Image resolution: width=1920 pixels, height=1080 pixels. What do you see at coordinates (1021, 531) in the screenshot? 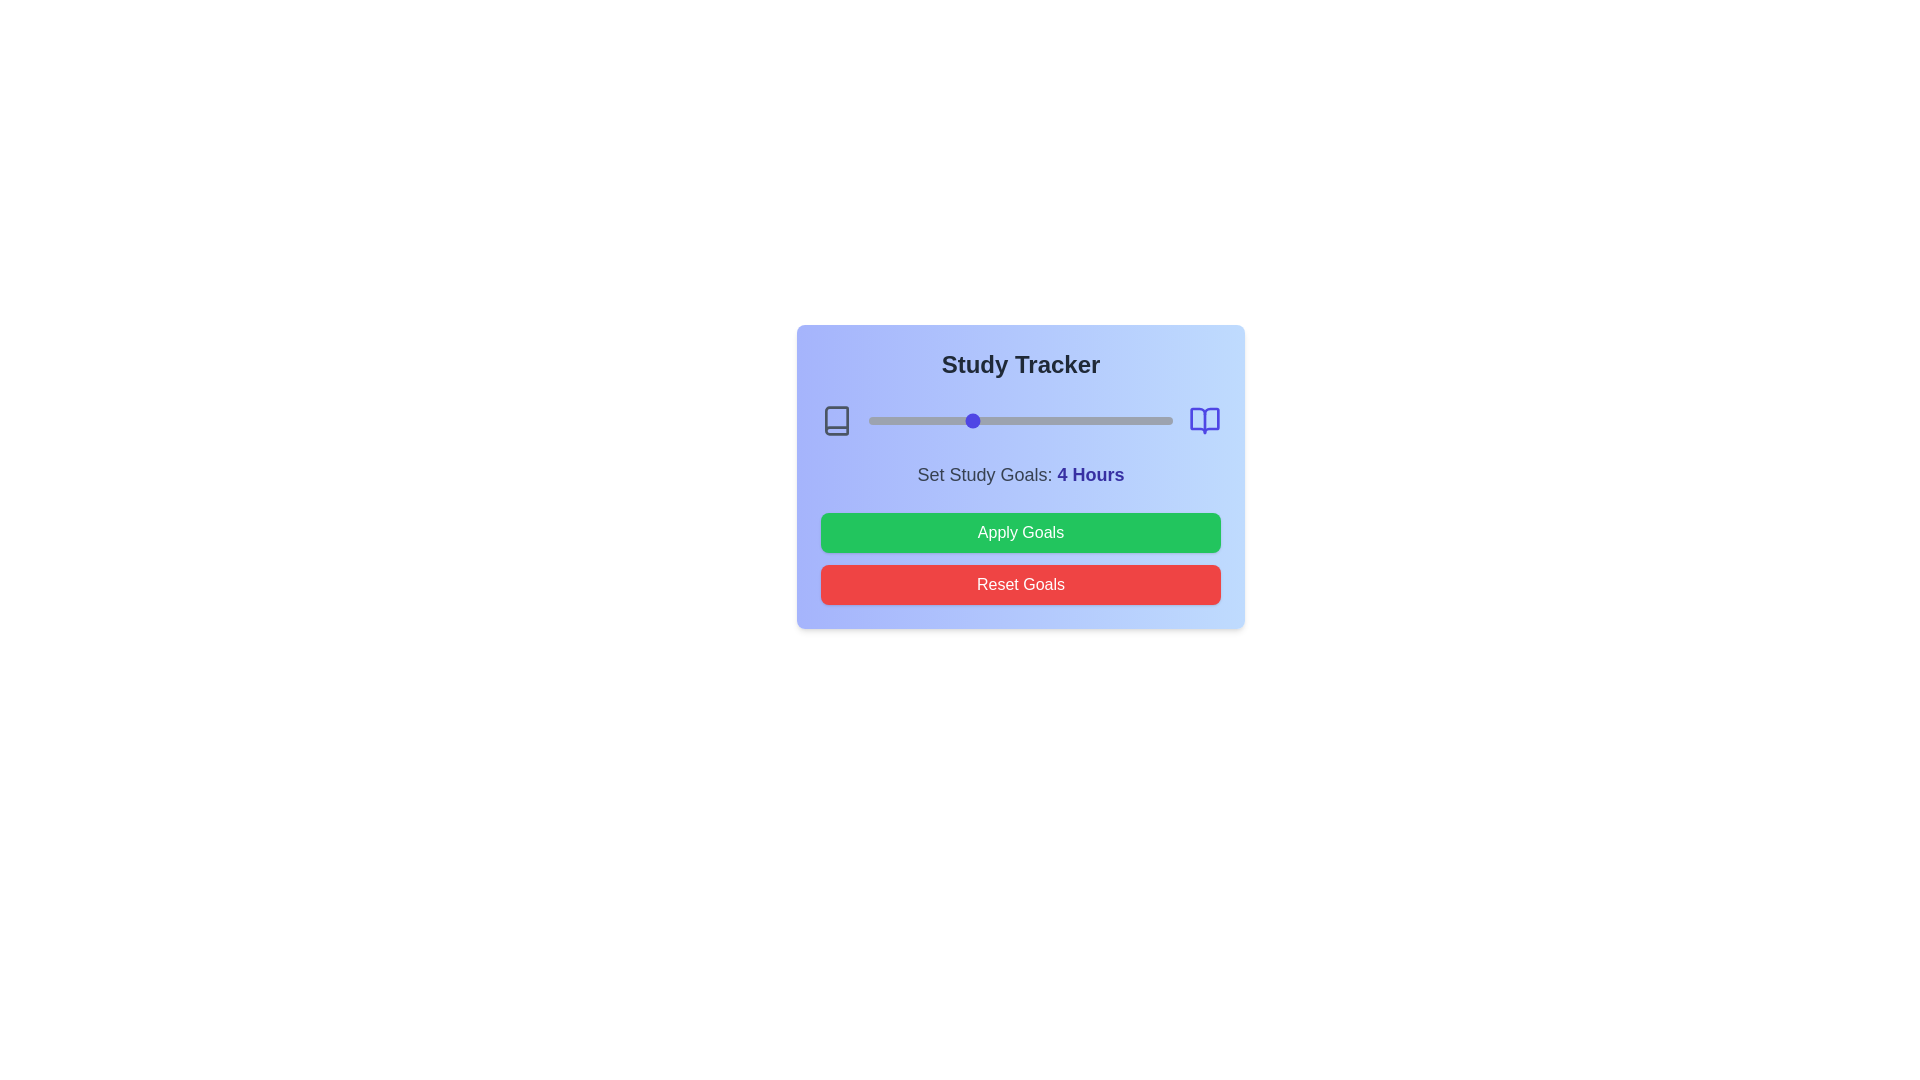
I see `the 'Apply Goals' button to apply the selected study goals` at bounding box center [1021, 531].